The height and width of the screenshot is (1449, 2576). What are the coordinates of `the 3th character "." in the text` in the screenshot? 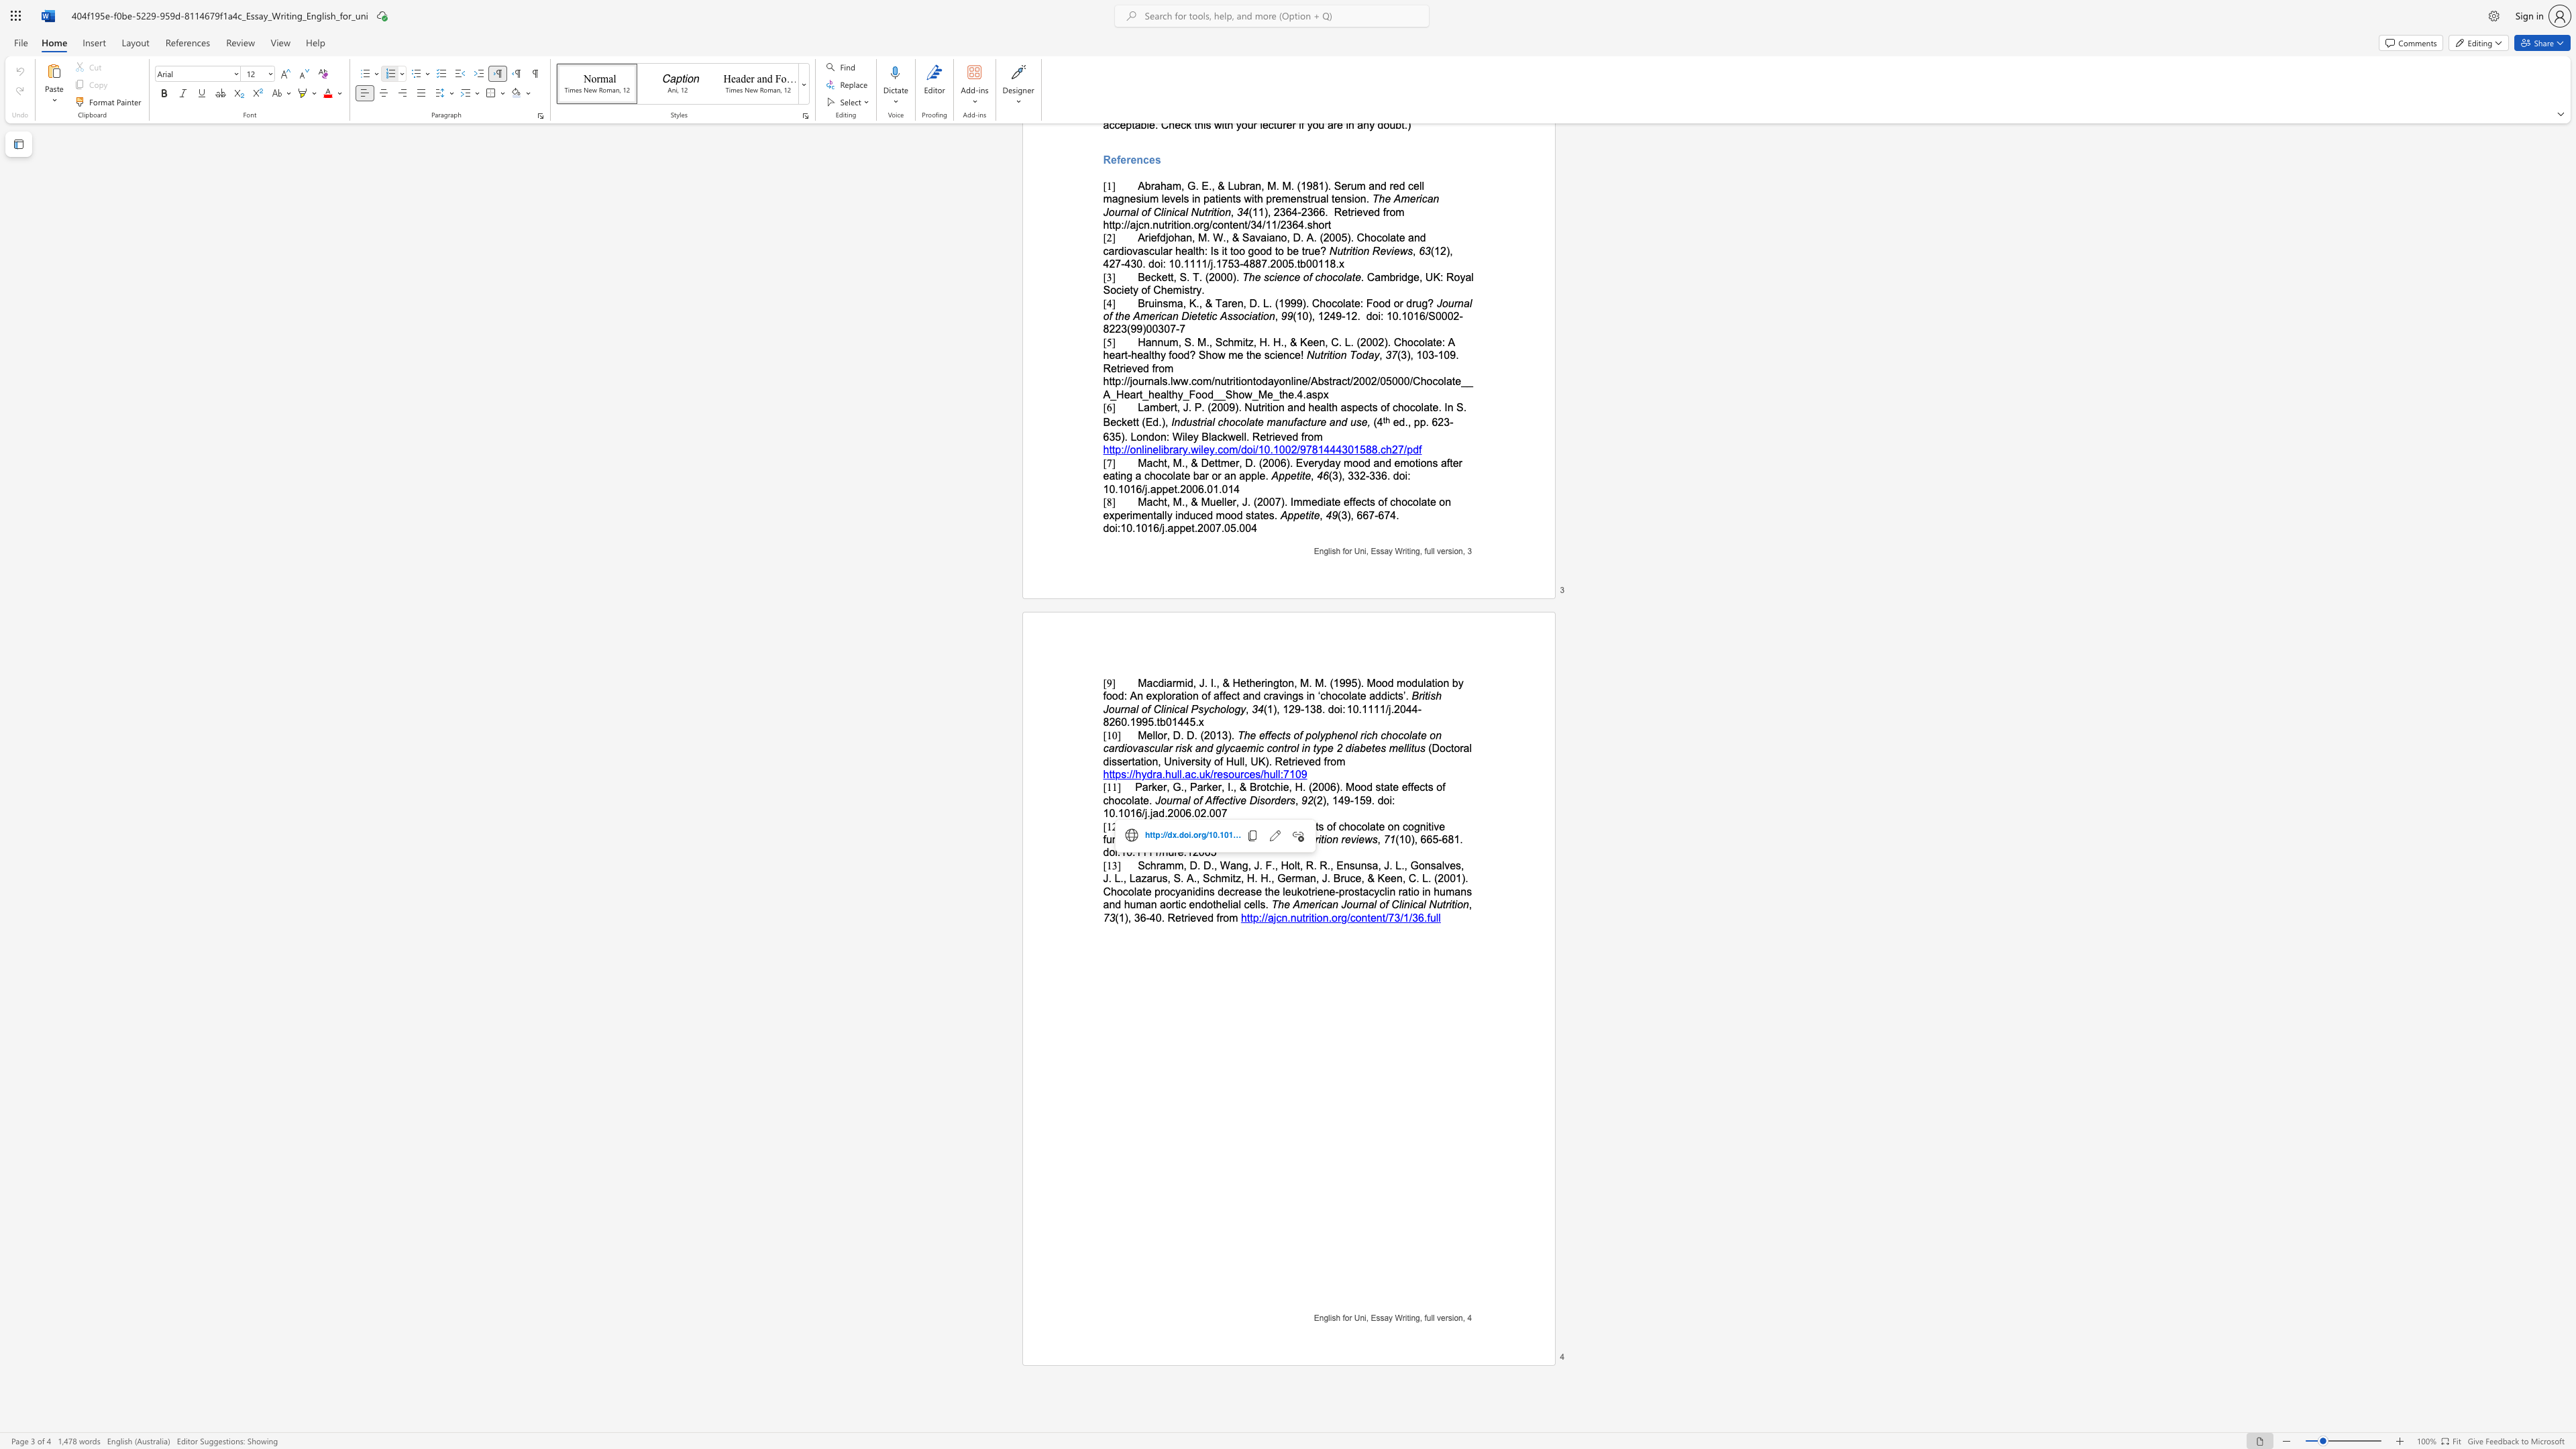 It's located at (1285, 825).